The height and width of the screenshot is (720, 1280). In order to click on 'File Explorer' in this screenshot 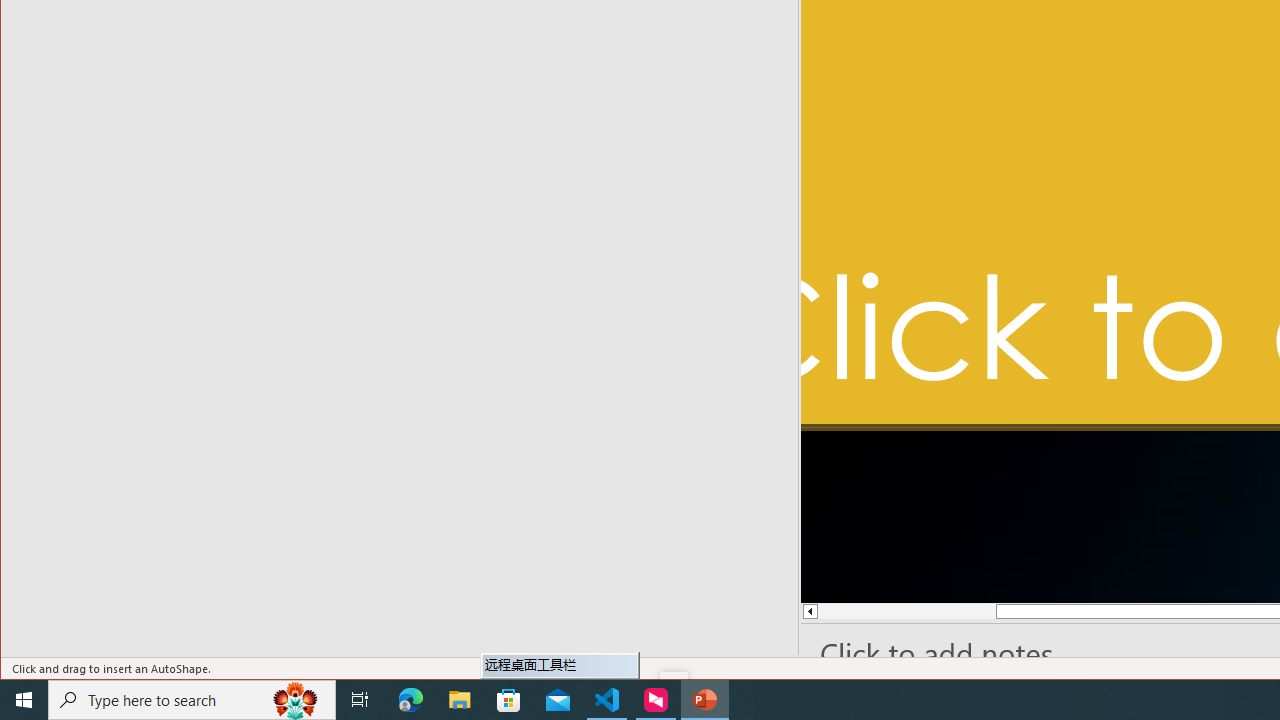, I will do `click(459, 698)`.